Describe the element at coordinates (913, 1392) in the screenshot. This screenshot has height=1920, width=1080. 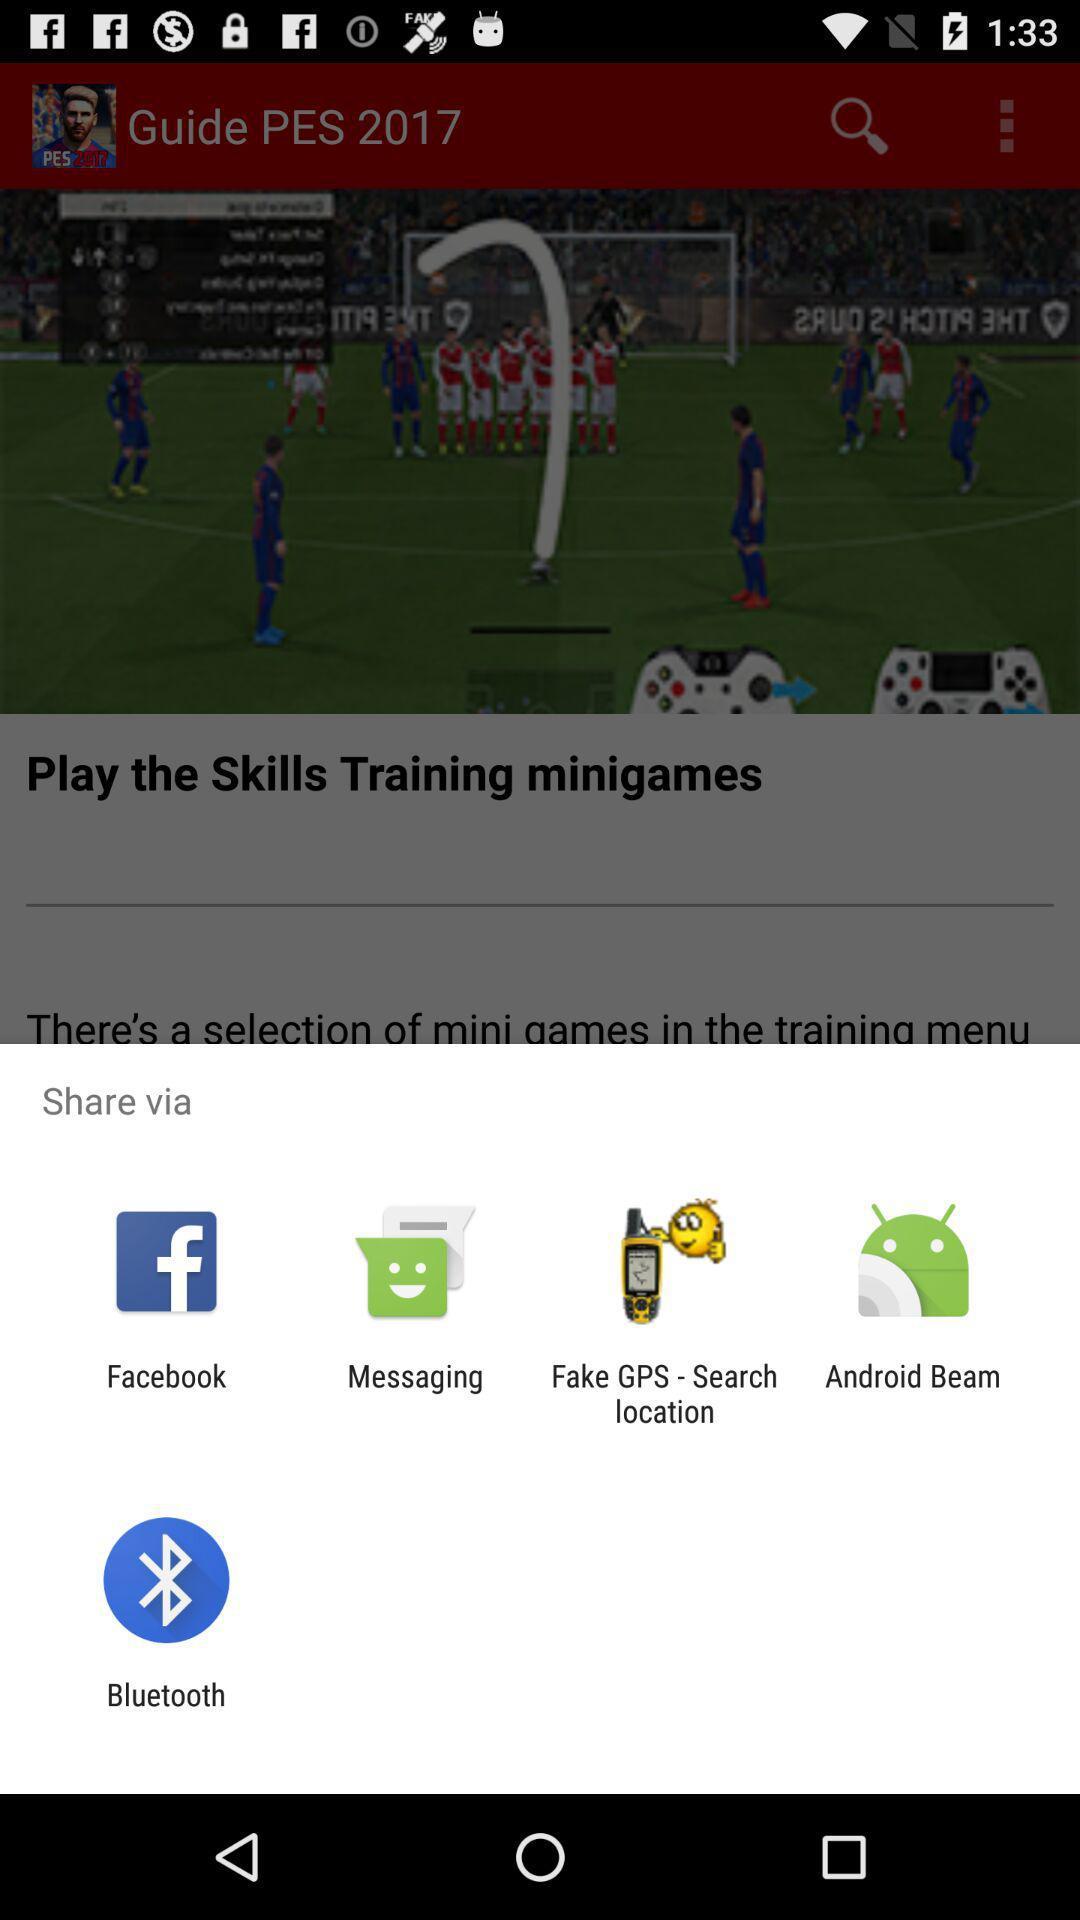
I see `app at the bottom right corner` at that location.